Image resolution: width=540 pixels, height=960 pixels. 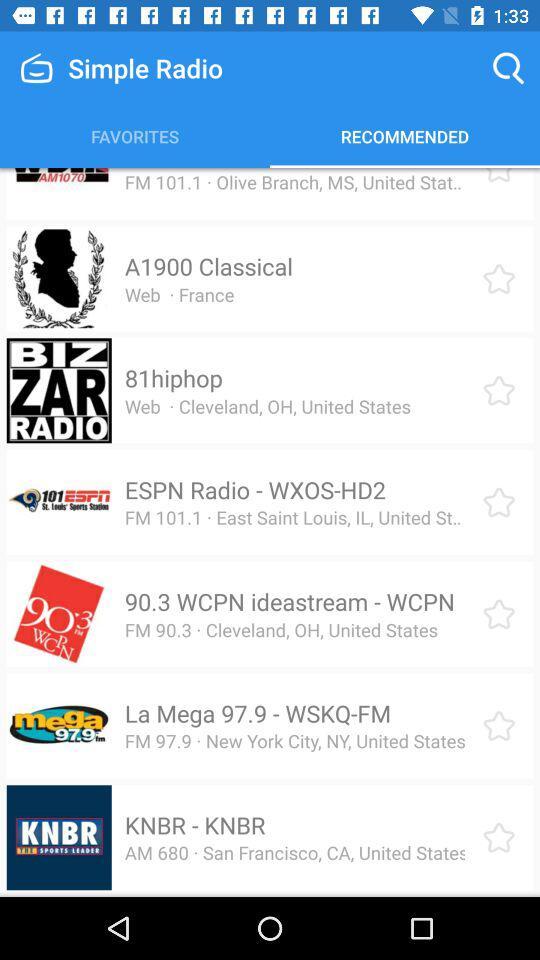 What do you see at coordinates (179, 293) in the screenshot?
I see `the item above 81hiphop icon` at bounding box center [179, 293].